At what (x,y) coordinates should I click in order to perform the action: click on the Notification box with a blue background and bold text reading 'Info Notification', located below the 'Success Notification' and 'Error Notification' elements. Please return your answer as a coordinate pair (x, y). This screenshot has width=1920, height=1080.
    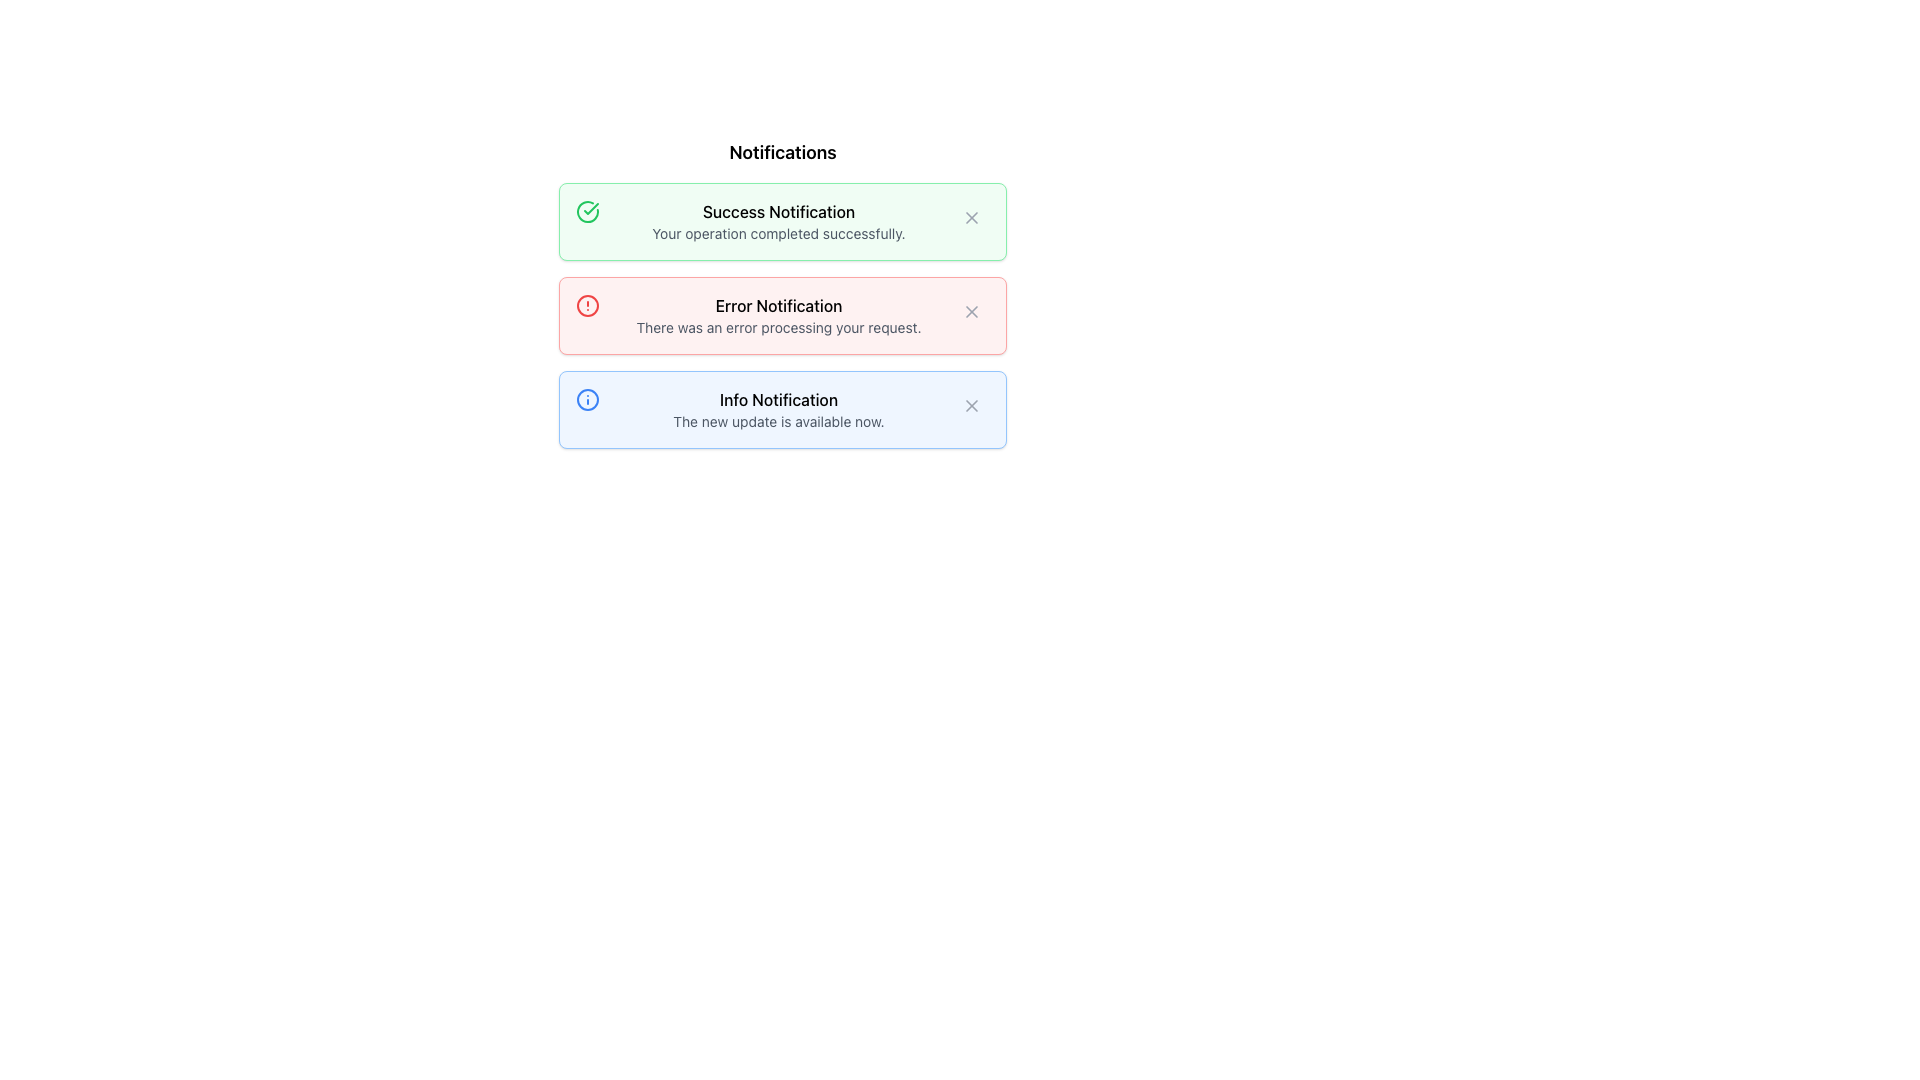
    Looking at the image, I should click on (781, 408).